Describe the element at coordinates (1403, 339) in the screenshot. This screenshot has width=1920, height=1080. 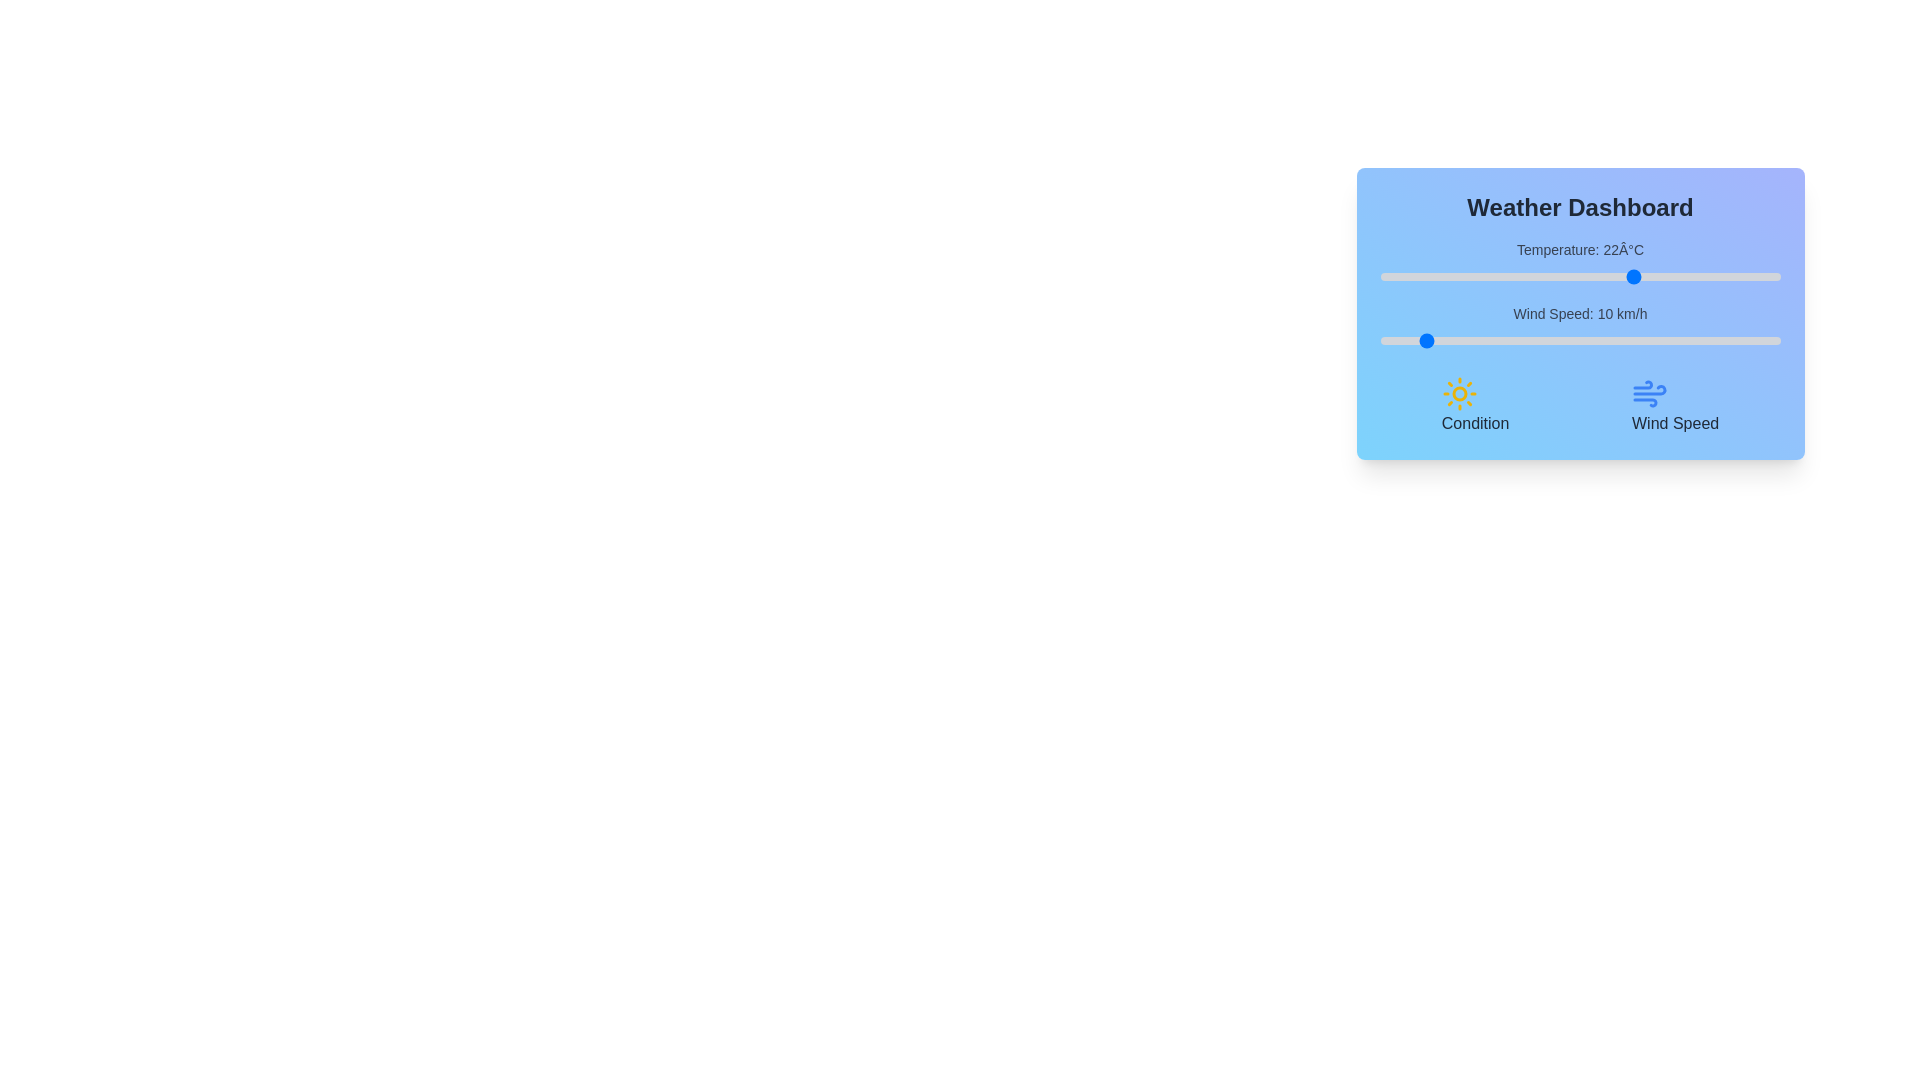
I see `the wind speed slider to set the wind speed to 6 km/h` at that location.